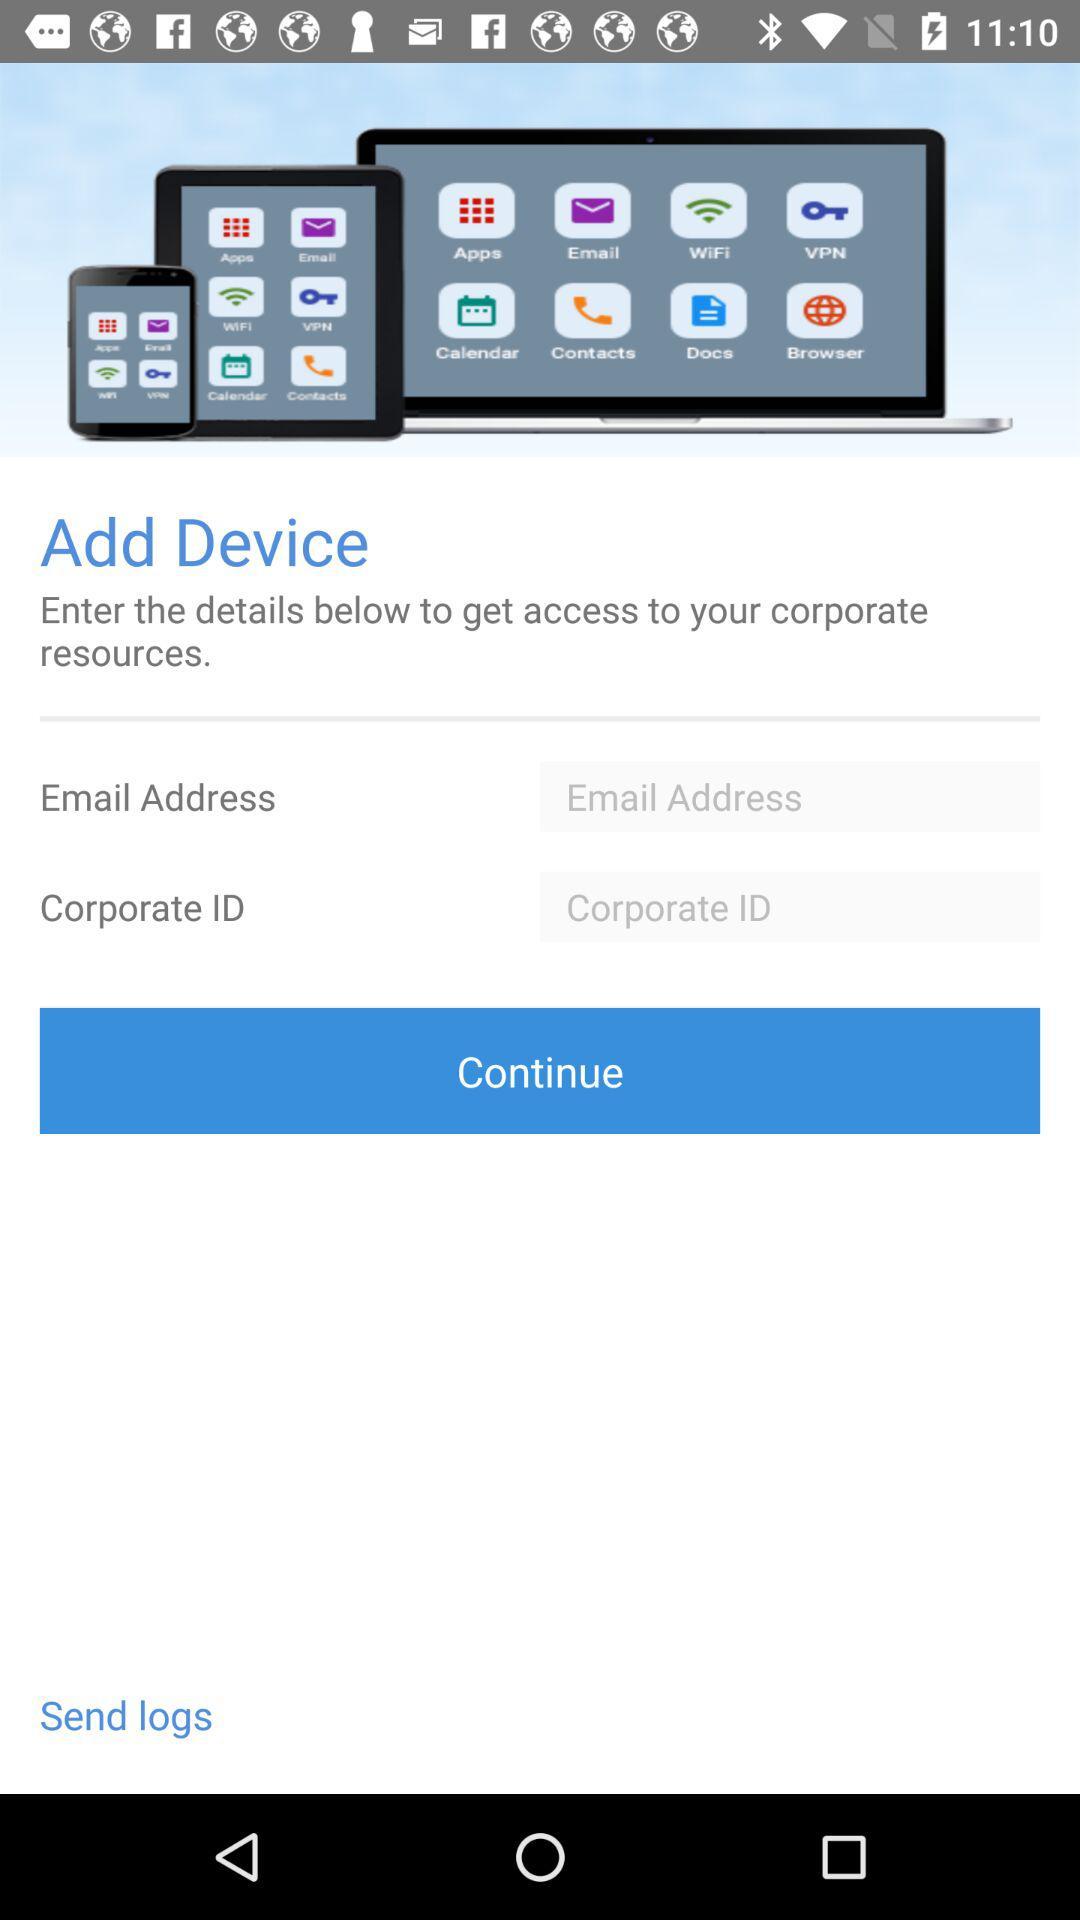  Describe the element at coordinates (126, 1714) in the screenshot. I see `item below continue icon` at that location.